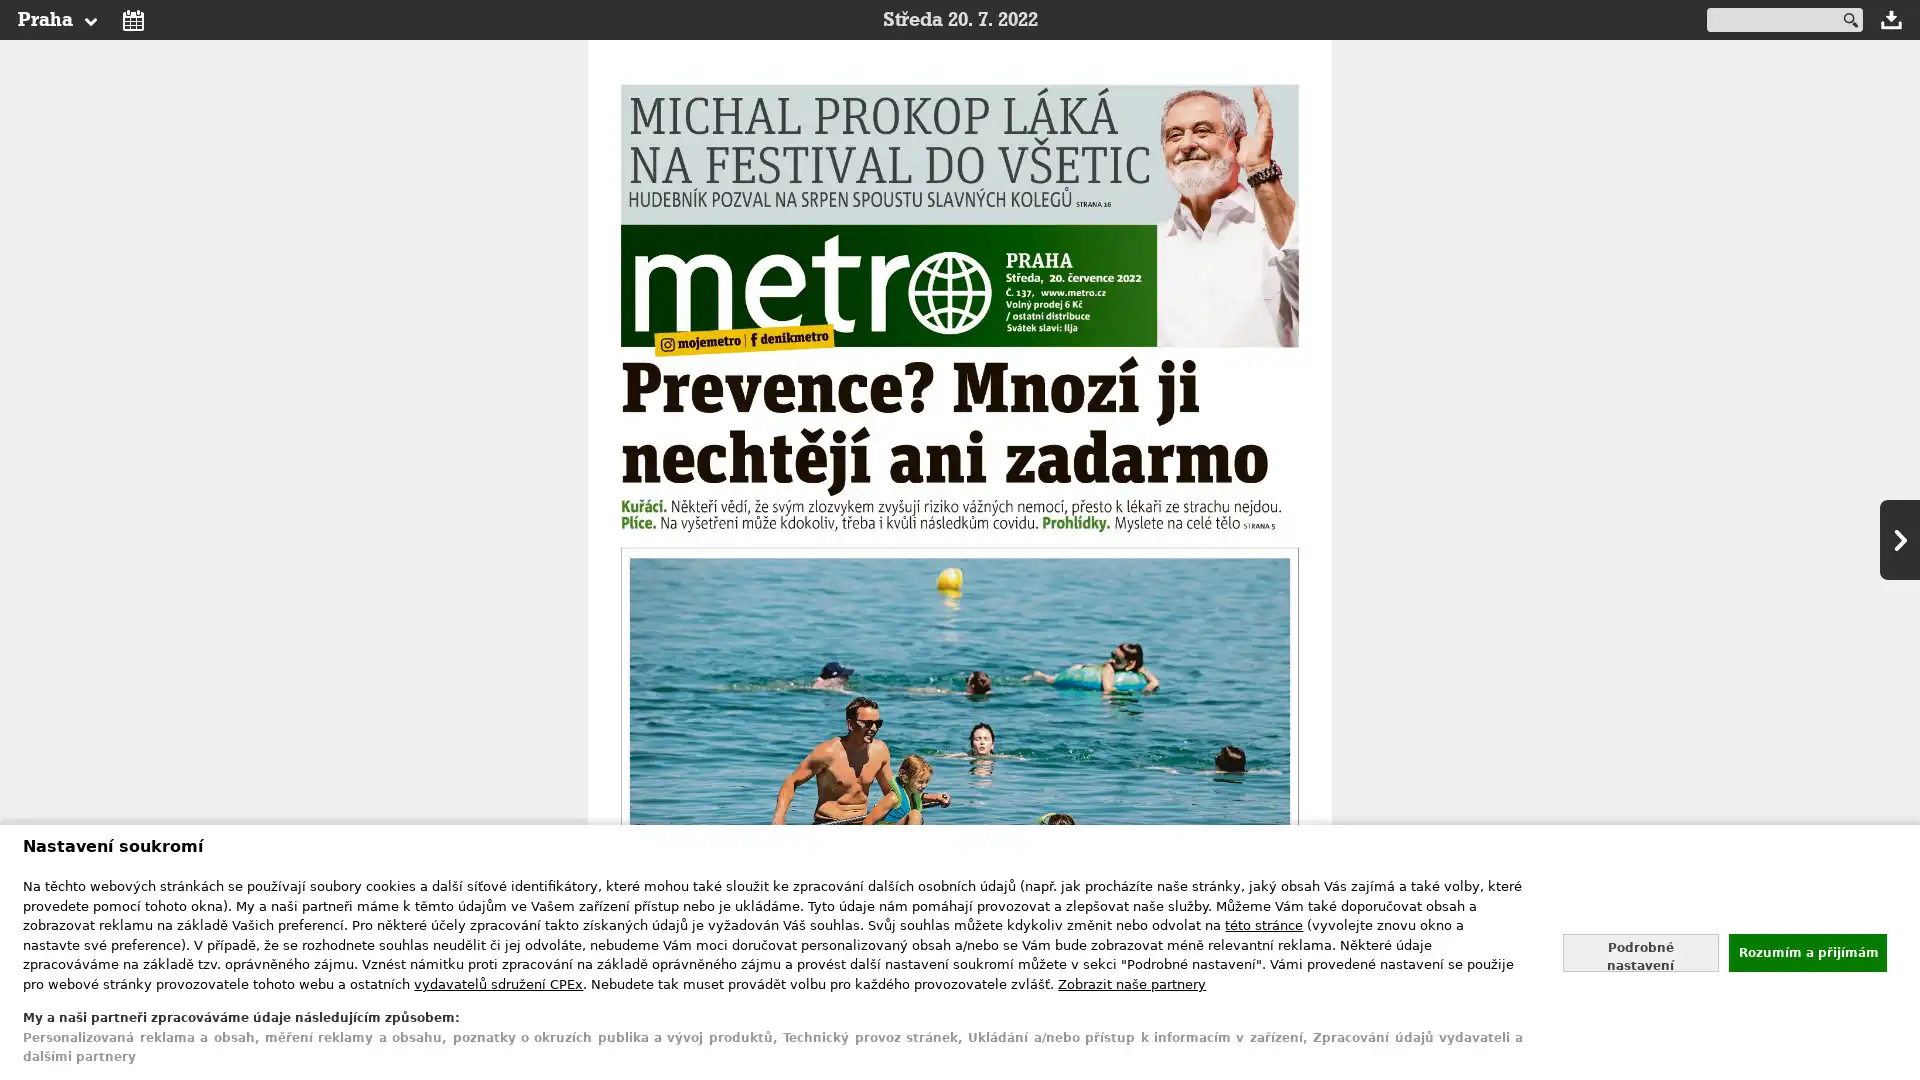 This screenshot has width=1920, height=1080. I want to click on Souhlasit s nasim zpracovanim udaju a zavrit, so click(1806, 951).